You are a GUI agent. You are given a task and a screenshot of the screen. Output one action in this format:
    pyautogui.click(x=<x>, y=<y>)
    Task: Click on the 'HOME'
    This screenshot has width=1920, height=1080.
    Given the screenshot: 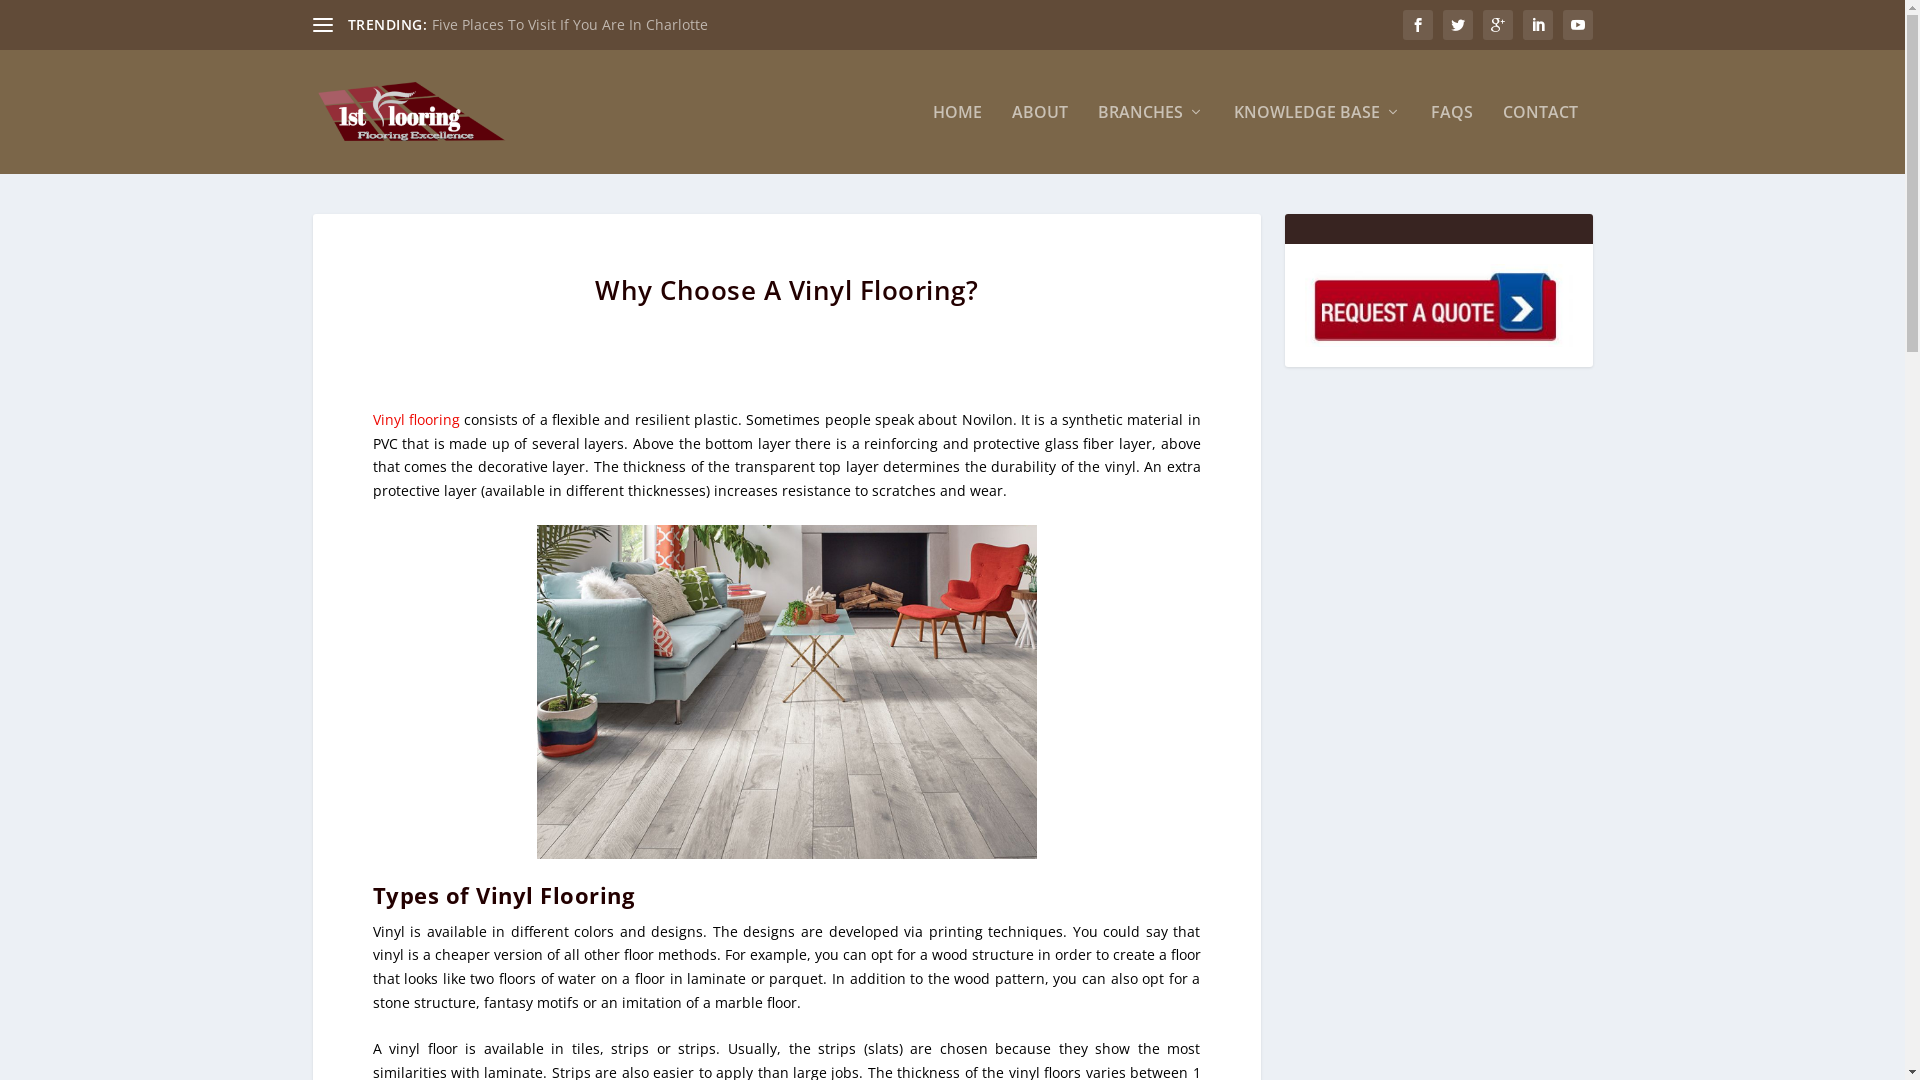 What is the action you would take?
    pyautogui.click(x=955, y=137)
    